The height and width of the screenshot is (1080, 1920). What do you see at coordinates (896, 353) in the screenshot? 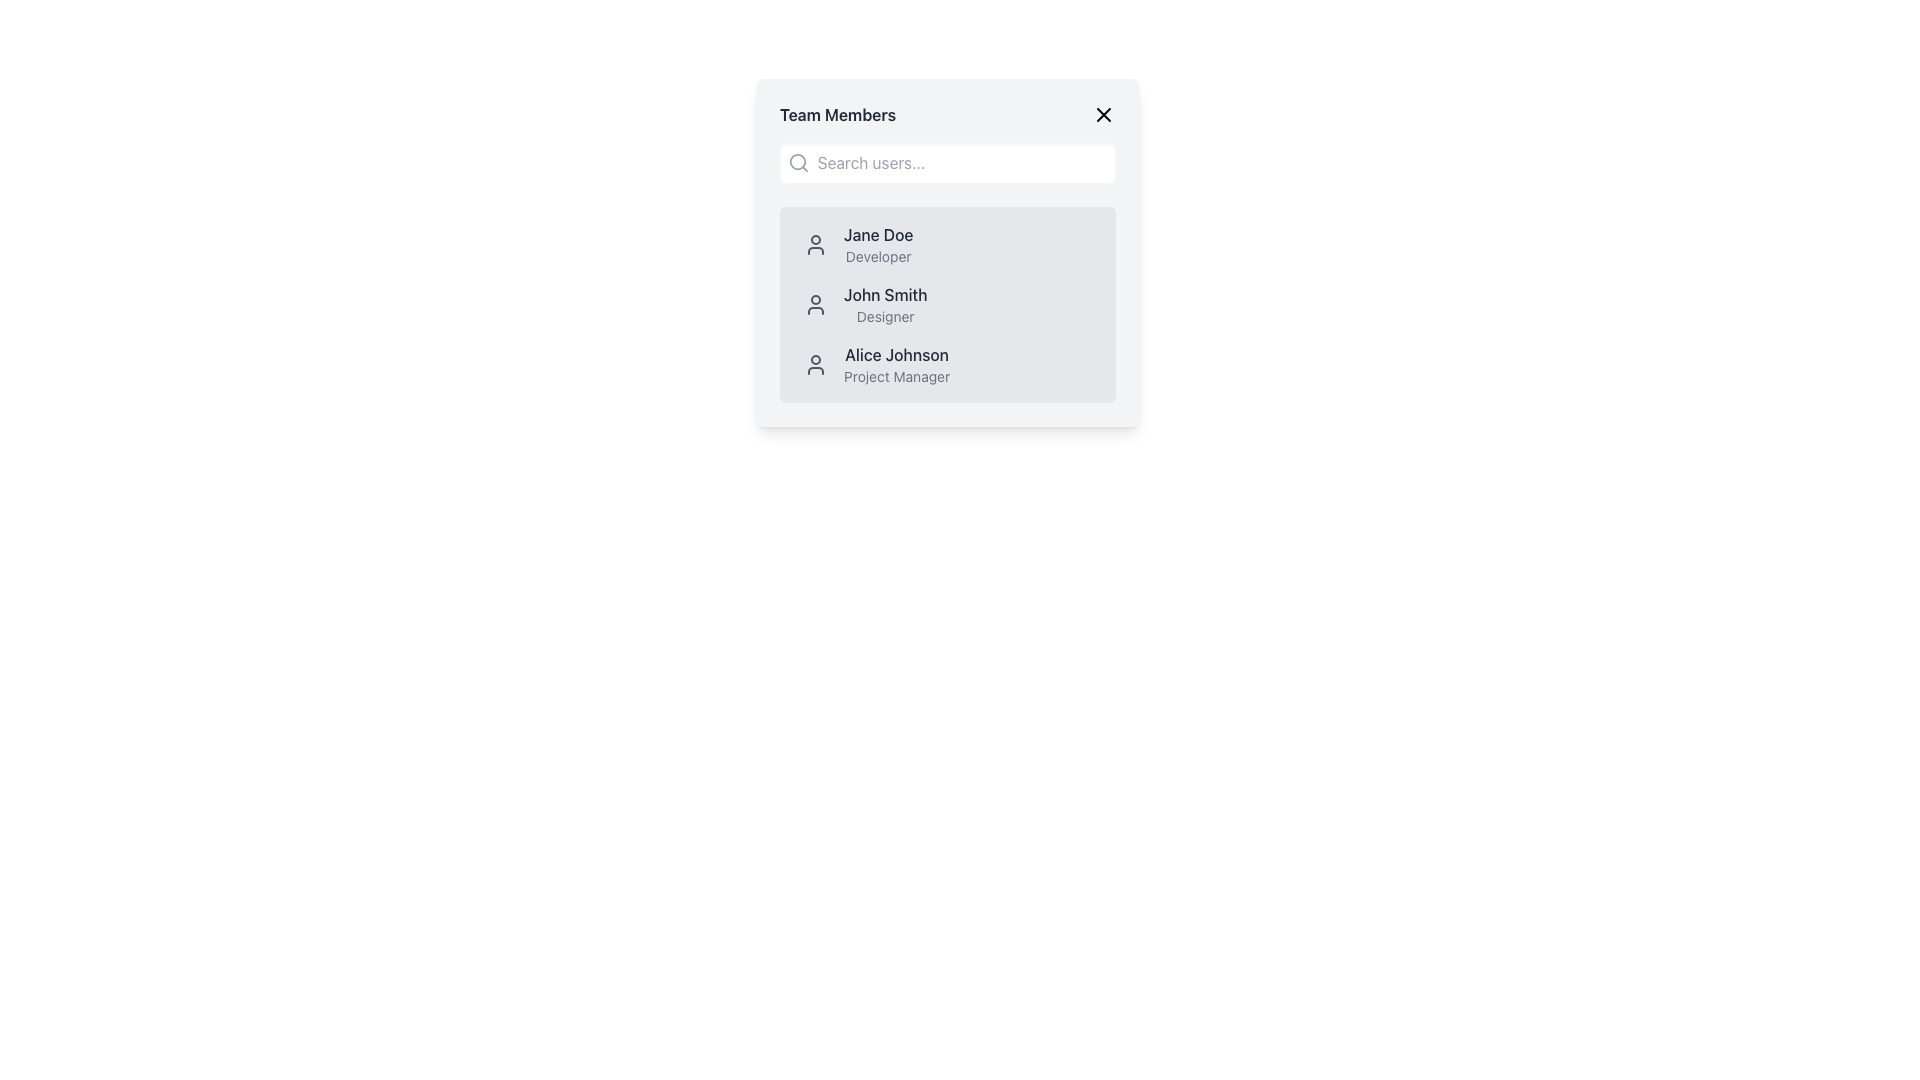
I see `the text label 'Alice Johnson', which is styled in medium-weight dark gray font and is the first line of a two-line entry in the 'Team Members' list` at bounding box center [896, 353].